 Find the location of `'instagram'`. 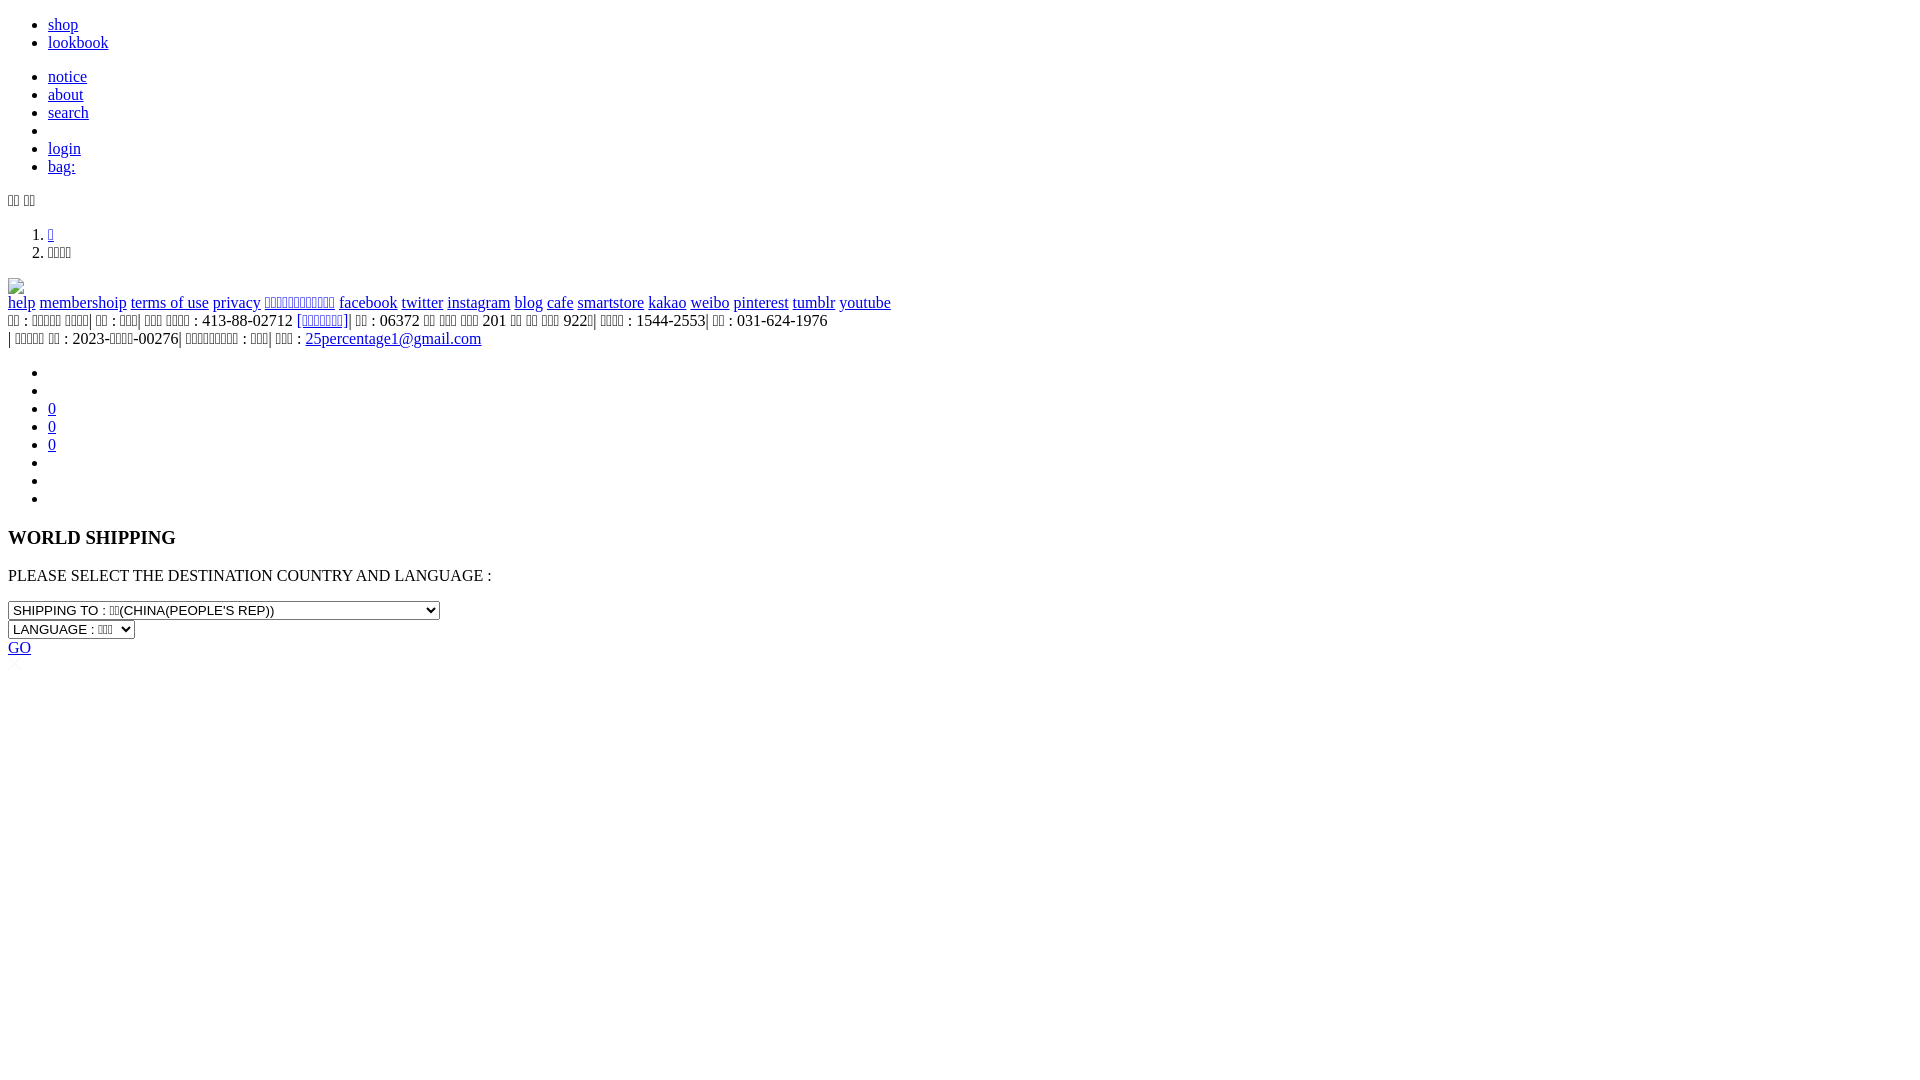

'instagram' is located at coordinates (477, 302).